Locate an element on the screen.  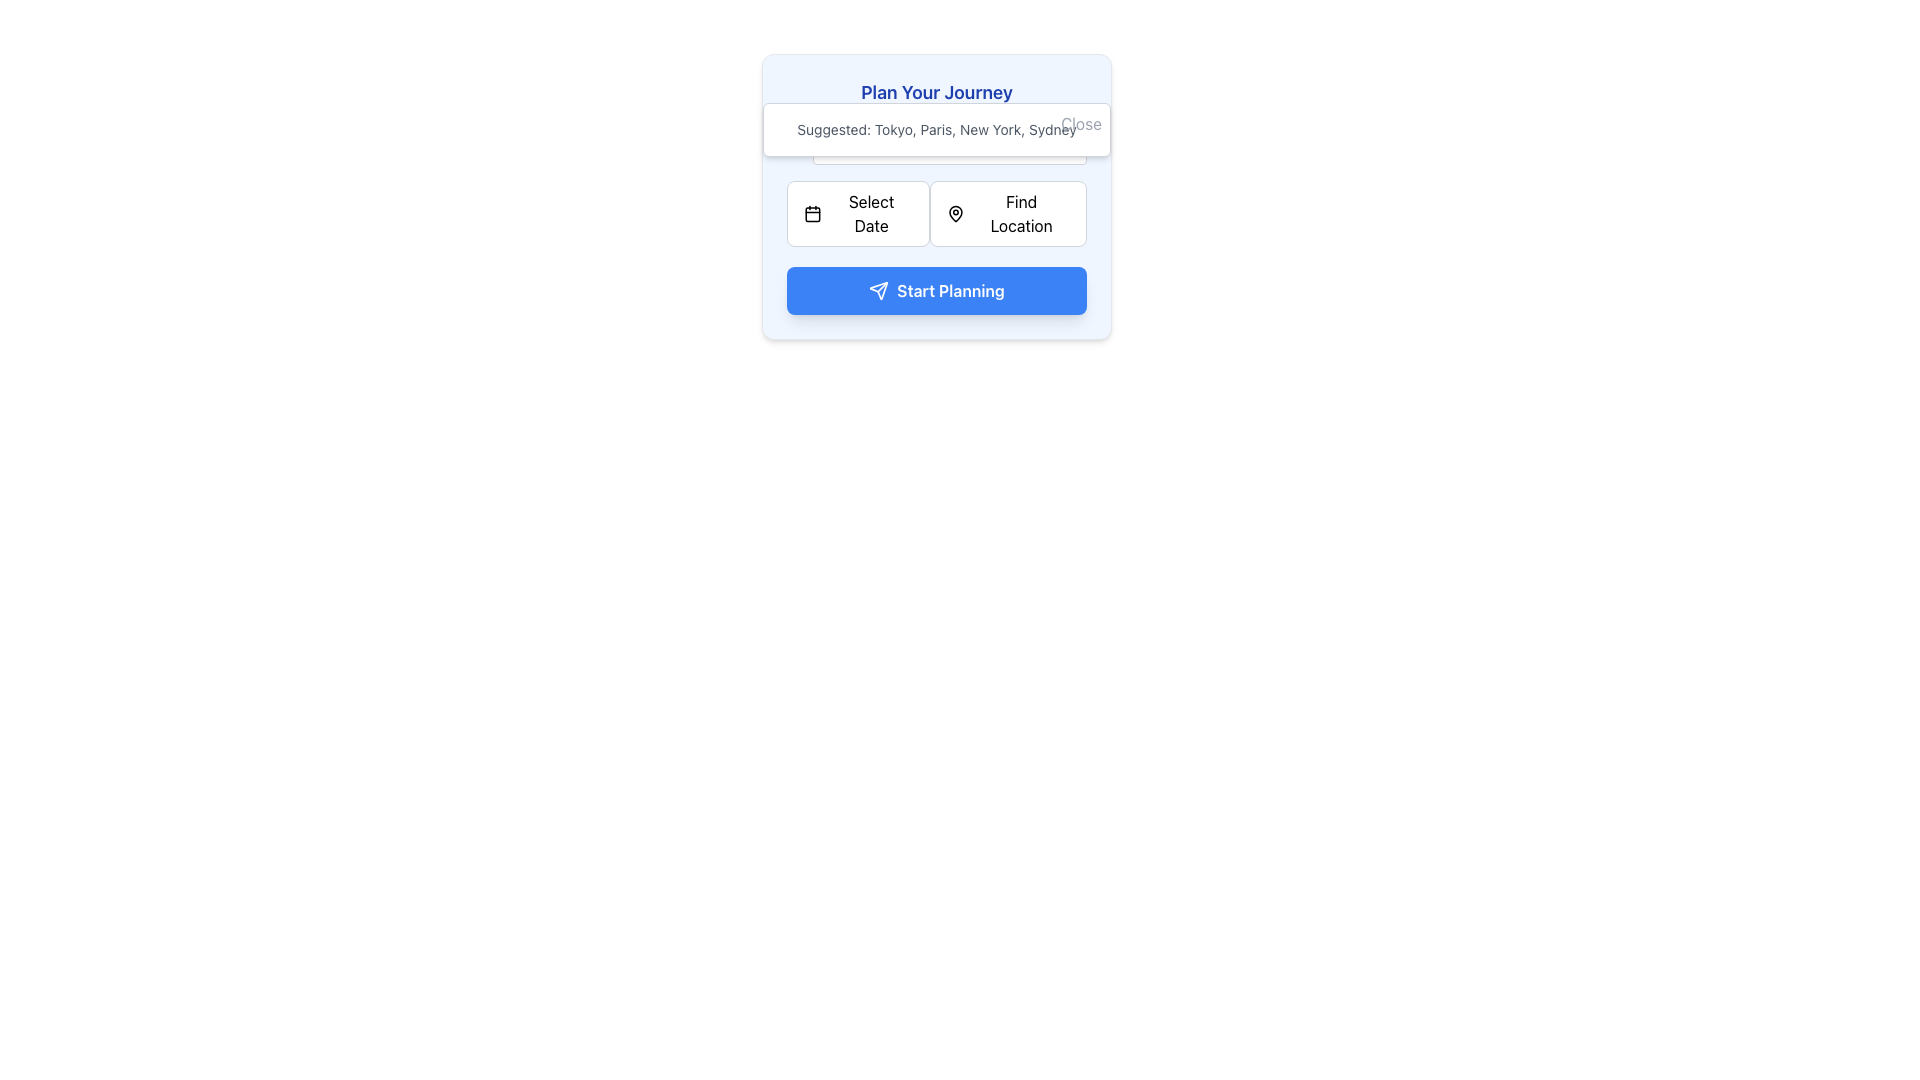
the main rectangular body of the calendar icon component located to the left of the 'Select Date' button is located at coordinates (812, 214).